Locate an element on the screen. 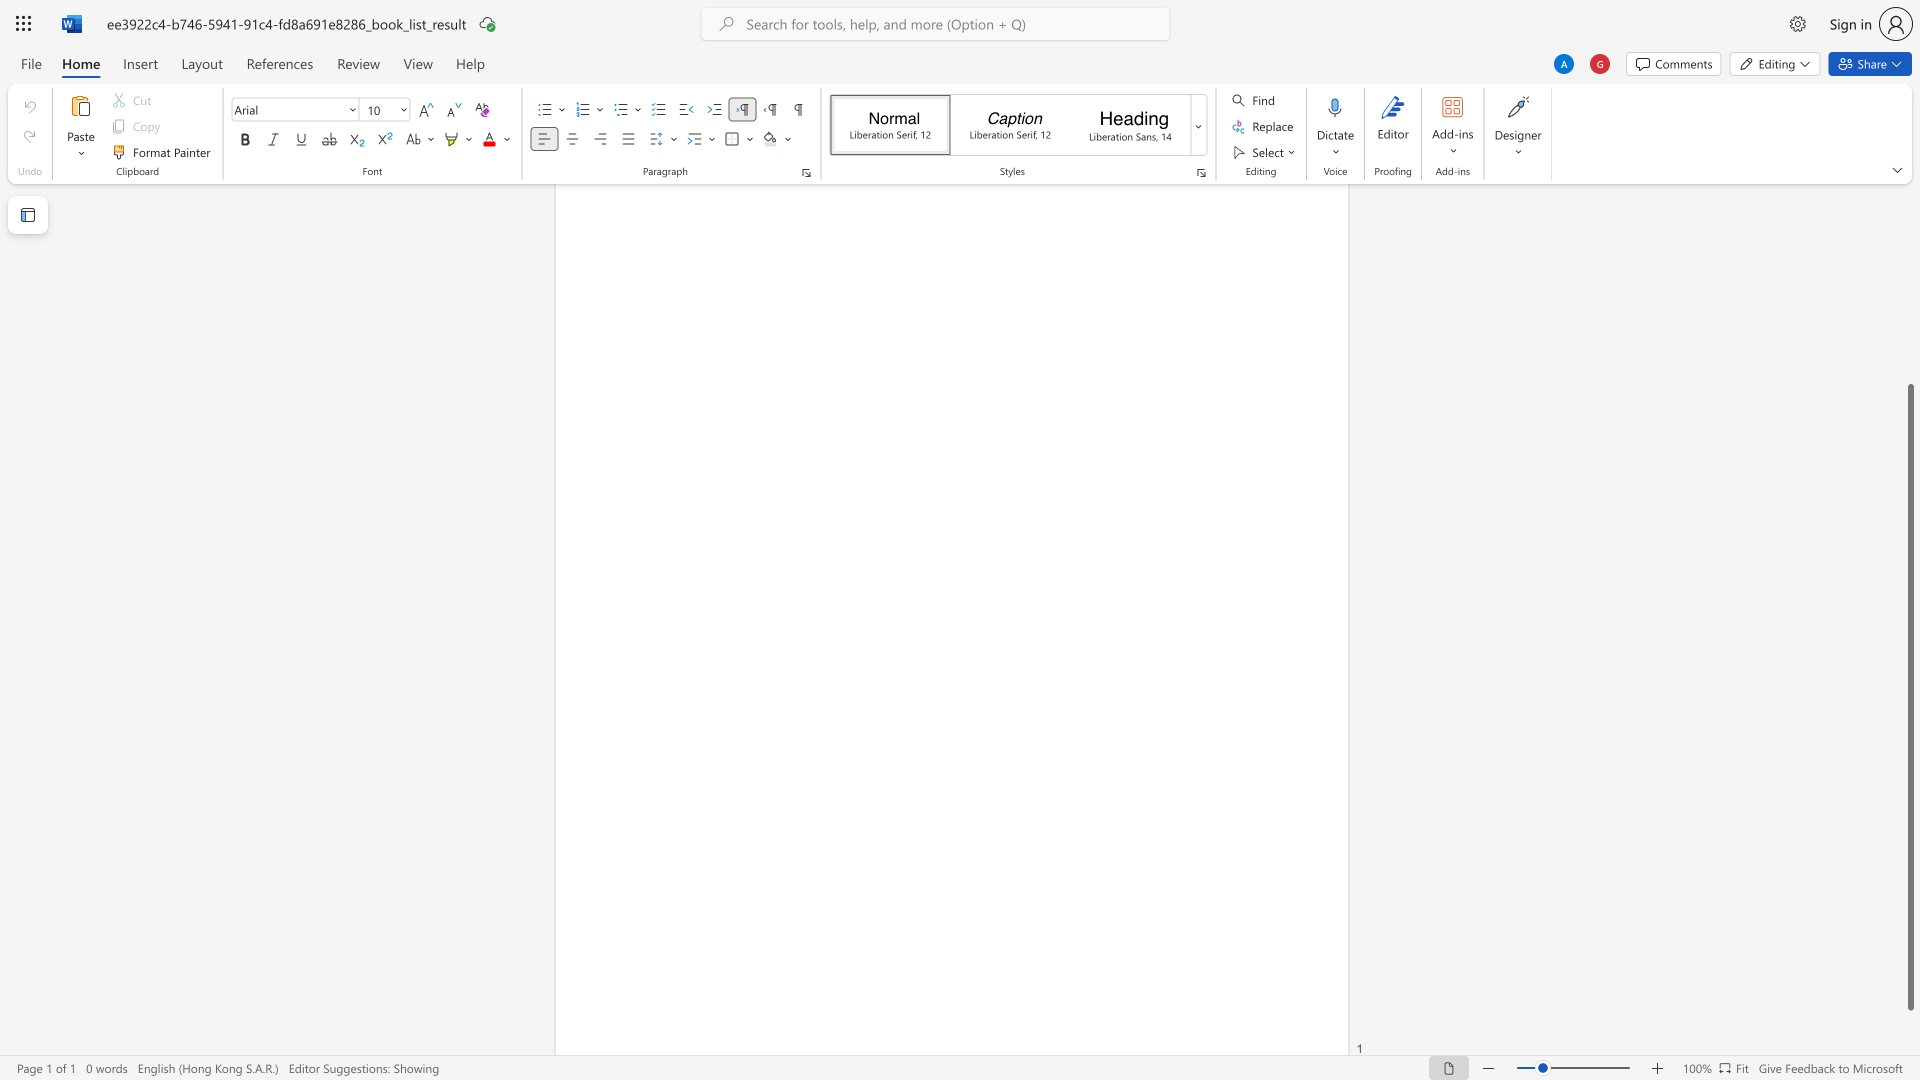 This screenshot has width=1920, height=1080. the scrollbar on the side is located at coordinates (1909, 329).